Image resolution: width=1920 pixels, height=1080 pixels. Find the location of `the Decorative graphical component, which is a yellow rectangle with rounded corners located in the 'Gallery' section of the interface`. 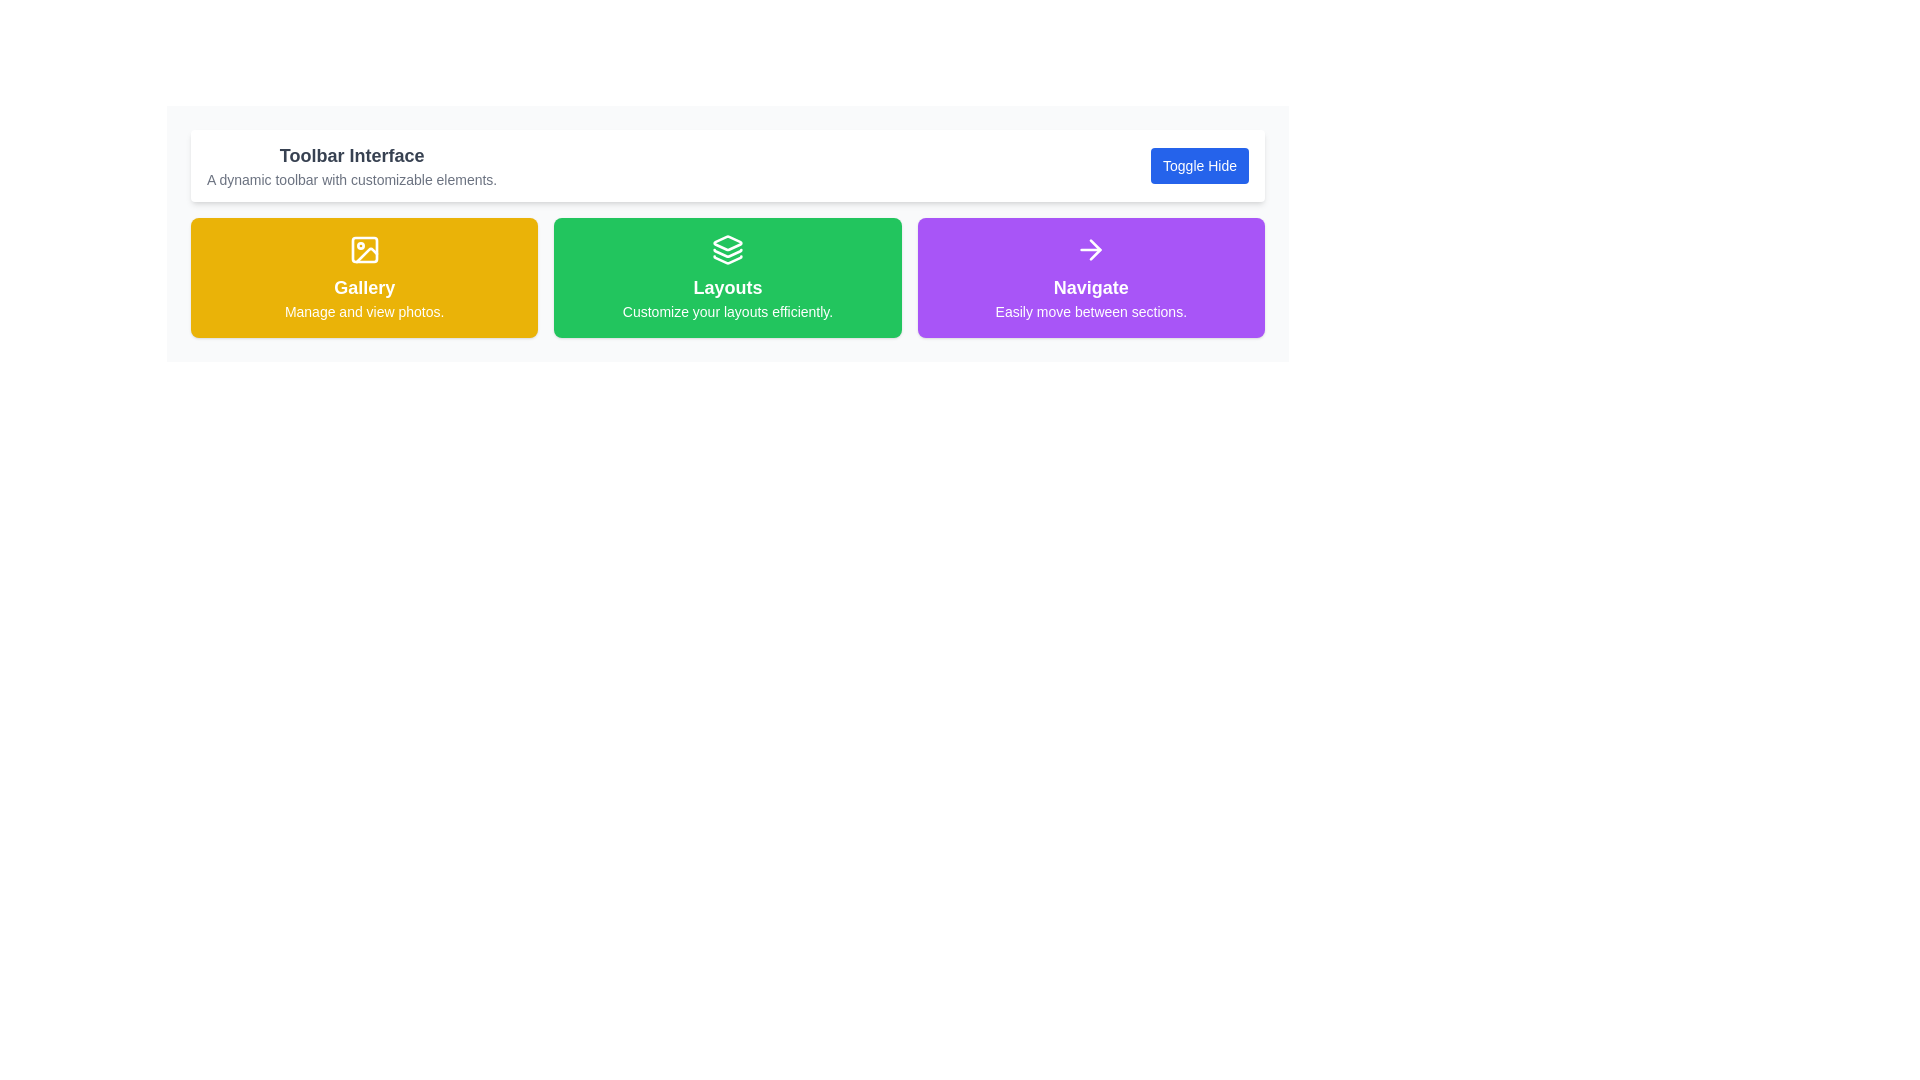

the Decorative graphical component, which is a yellow rectangle with rounded corners located in the 'Gallery' section of the interface is located at coordinates (364, 249).